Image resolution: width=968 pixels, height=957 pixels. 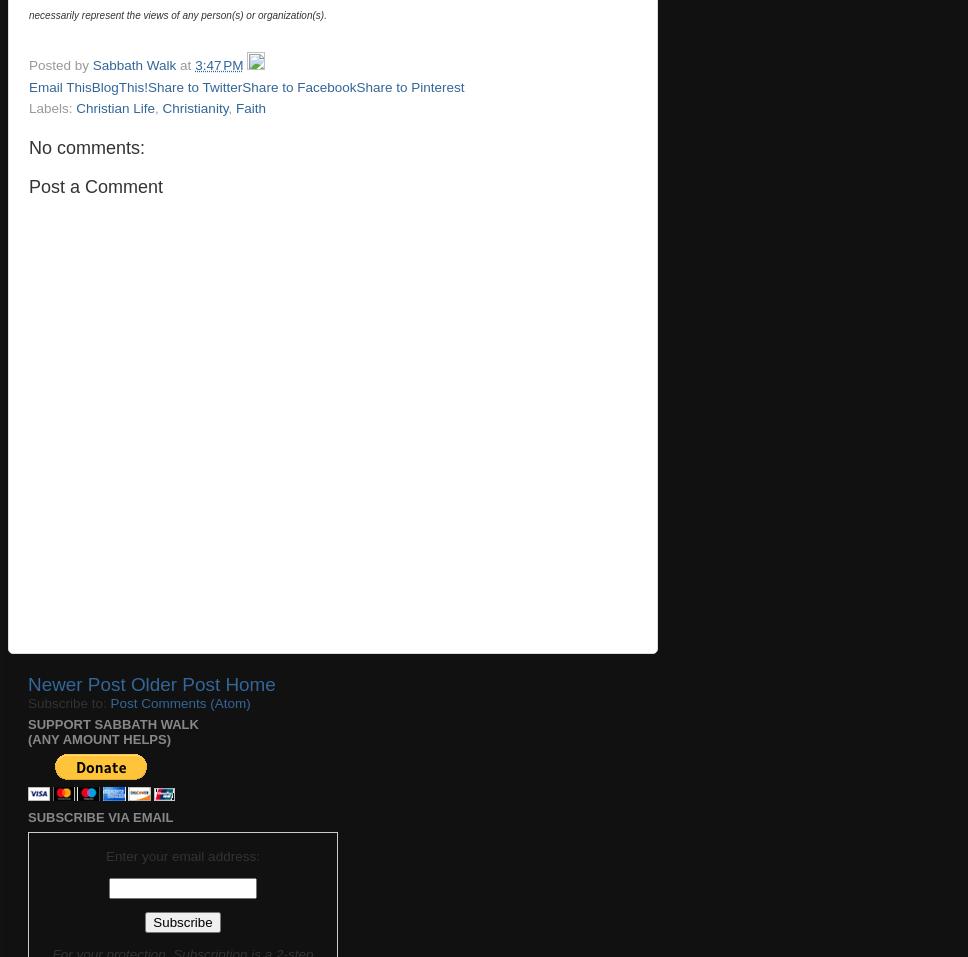 What do you see at coordinates (75, 683) in the screenshot?
I see `'Newer Post'` at bounding box center [75, 683].